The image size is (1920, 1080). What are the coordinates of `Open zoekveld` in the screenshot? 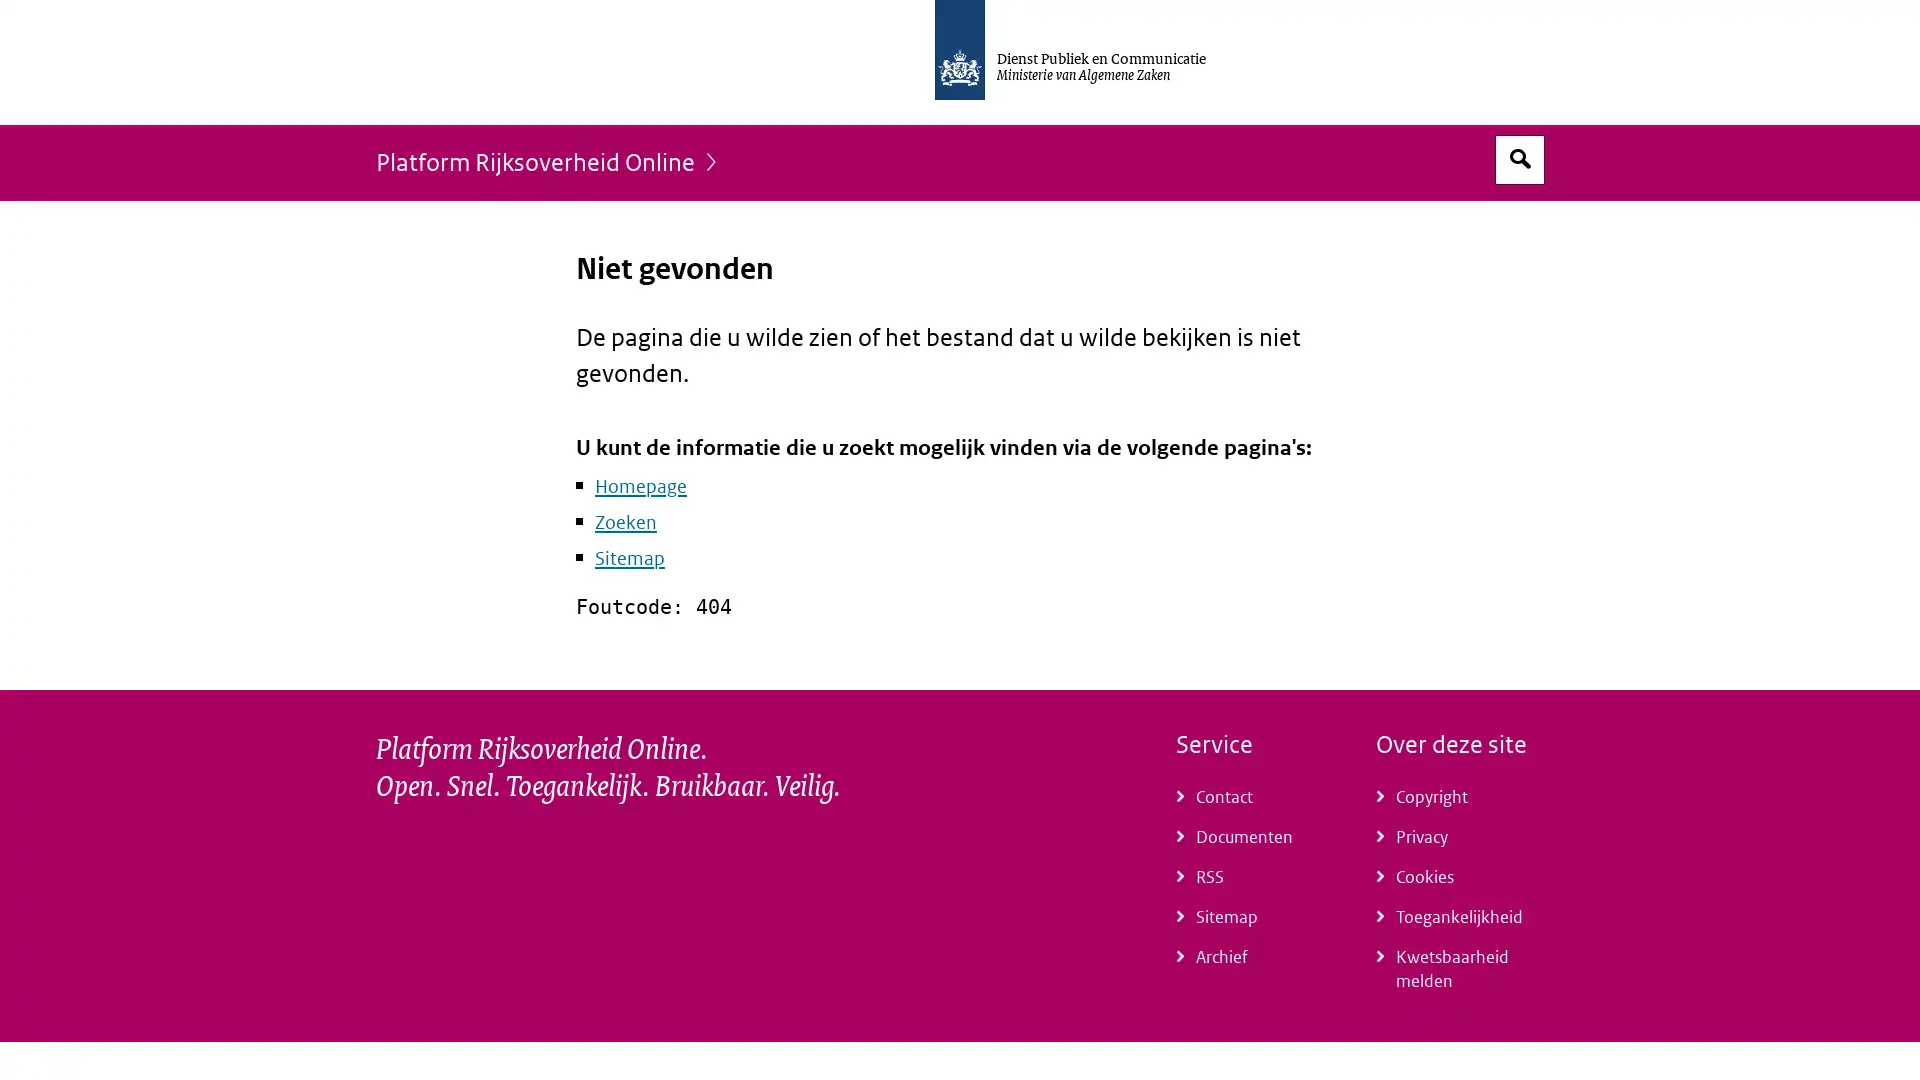 It's located at (1520, 158).